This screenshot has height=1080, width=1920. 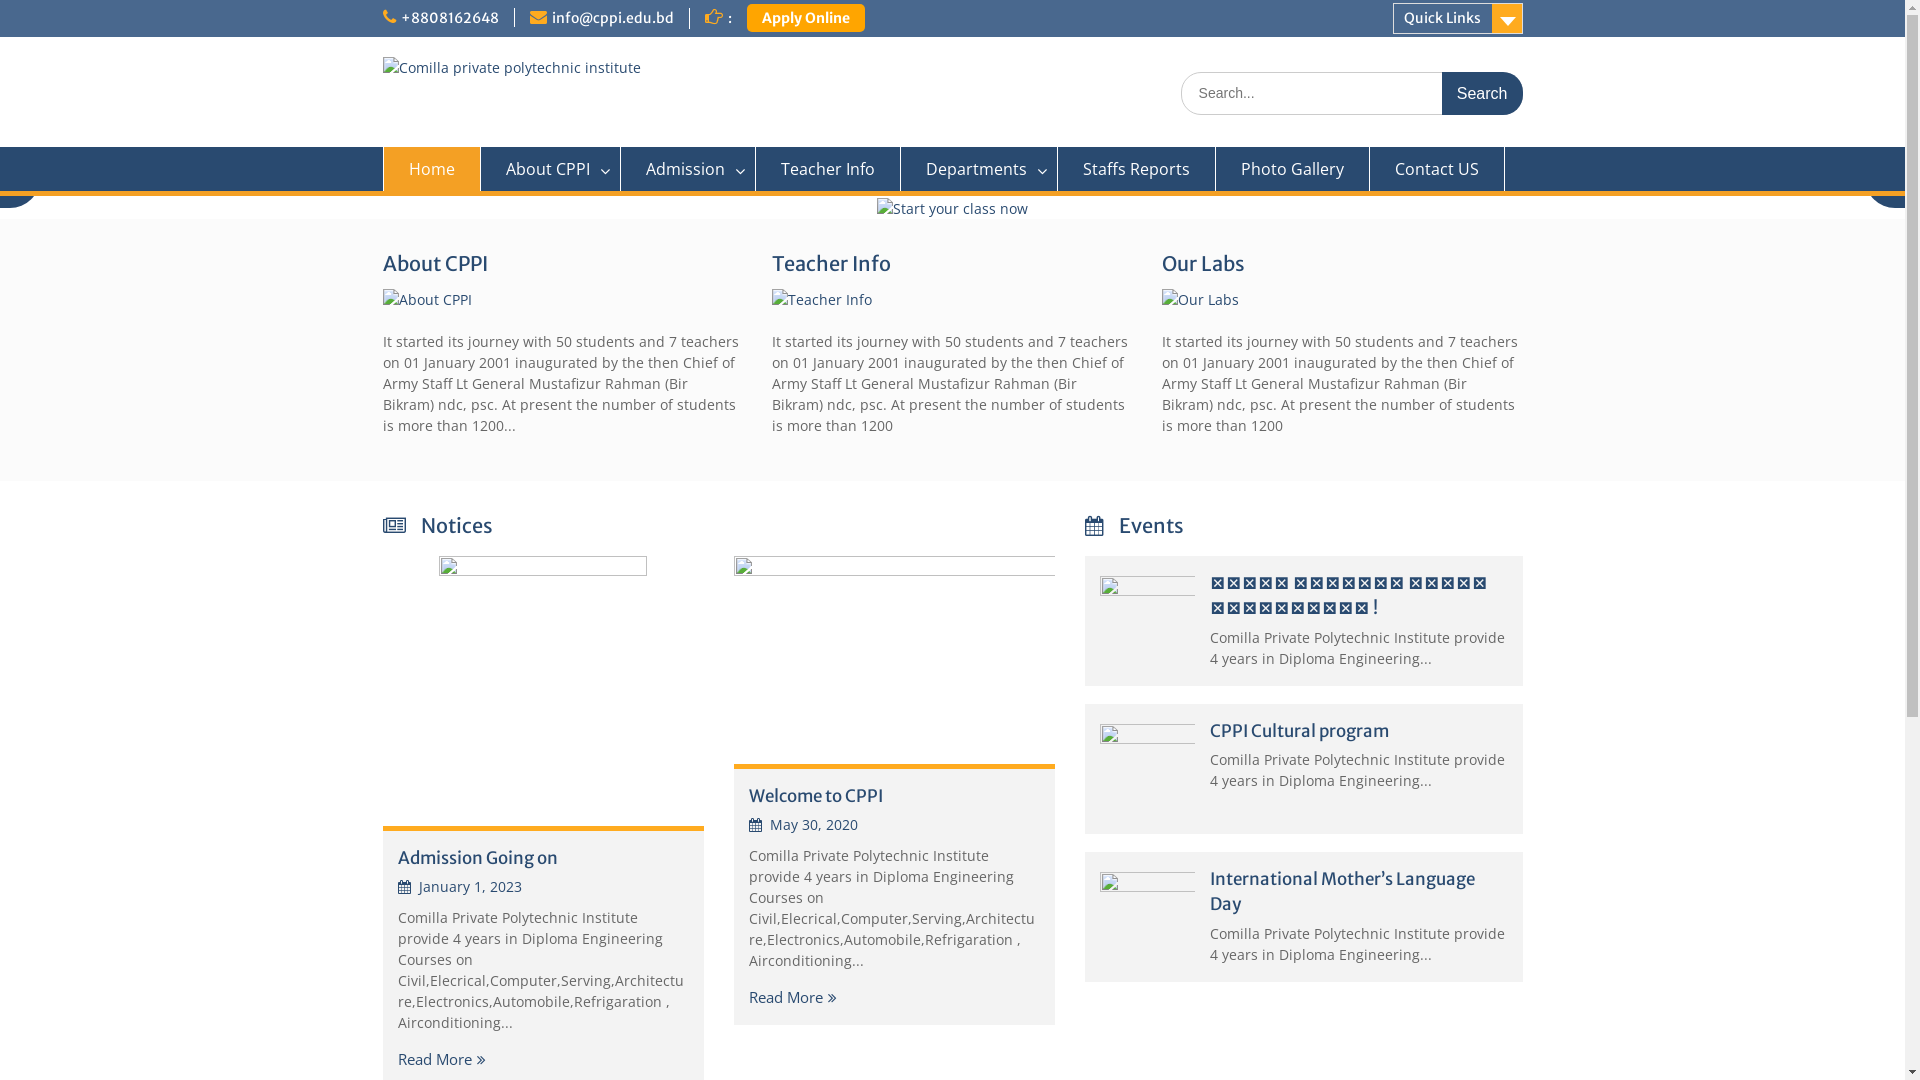 I want to click on 'Read More', so click(x=791, y=996).